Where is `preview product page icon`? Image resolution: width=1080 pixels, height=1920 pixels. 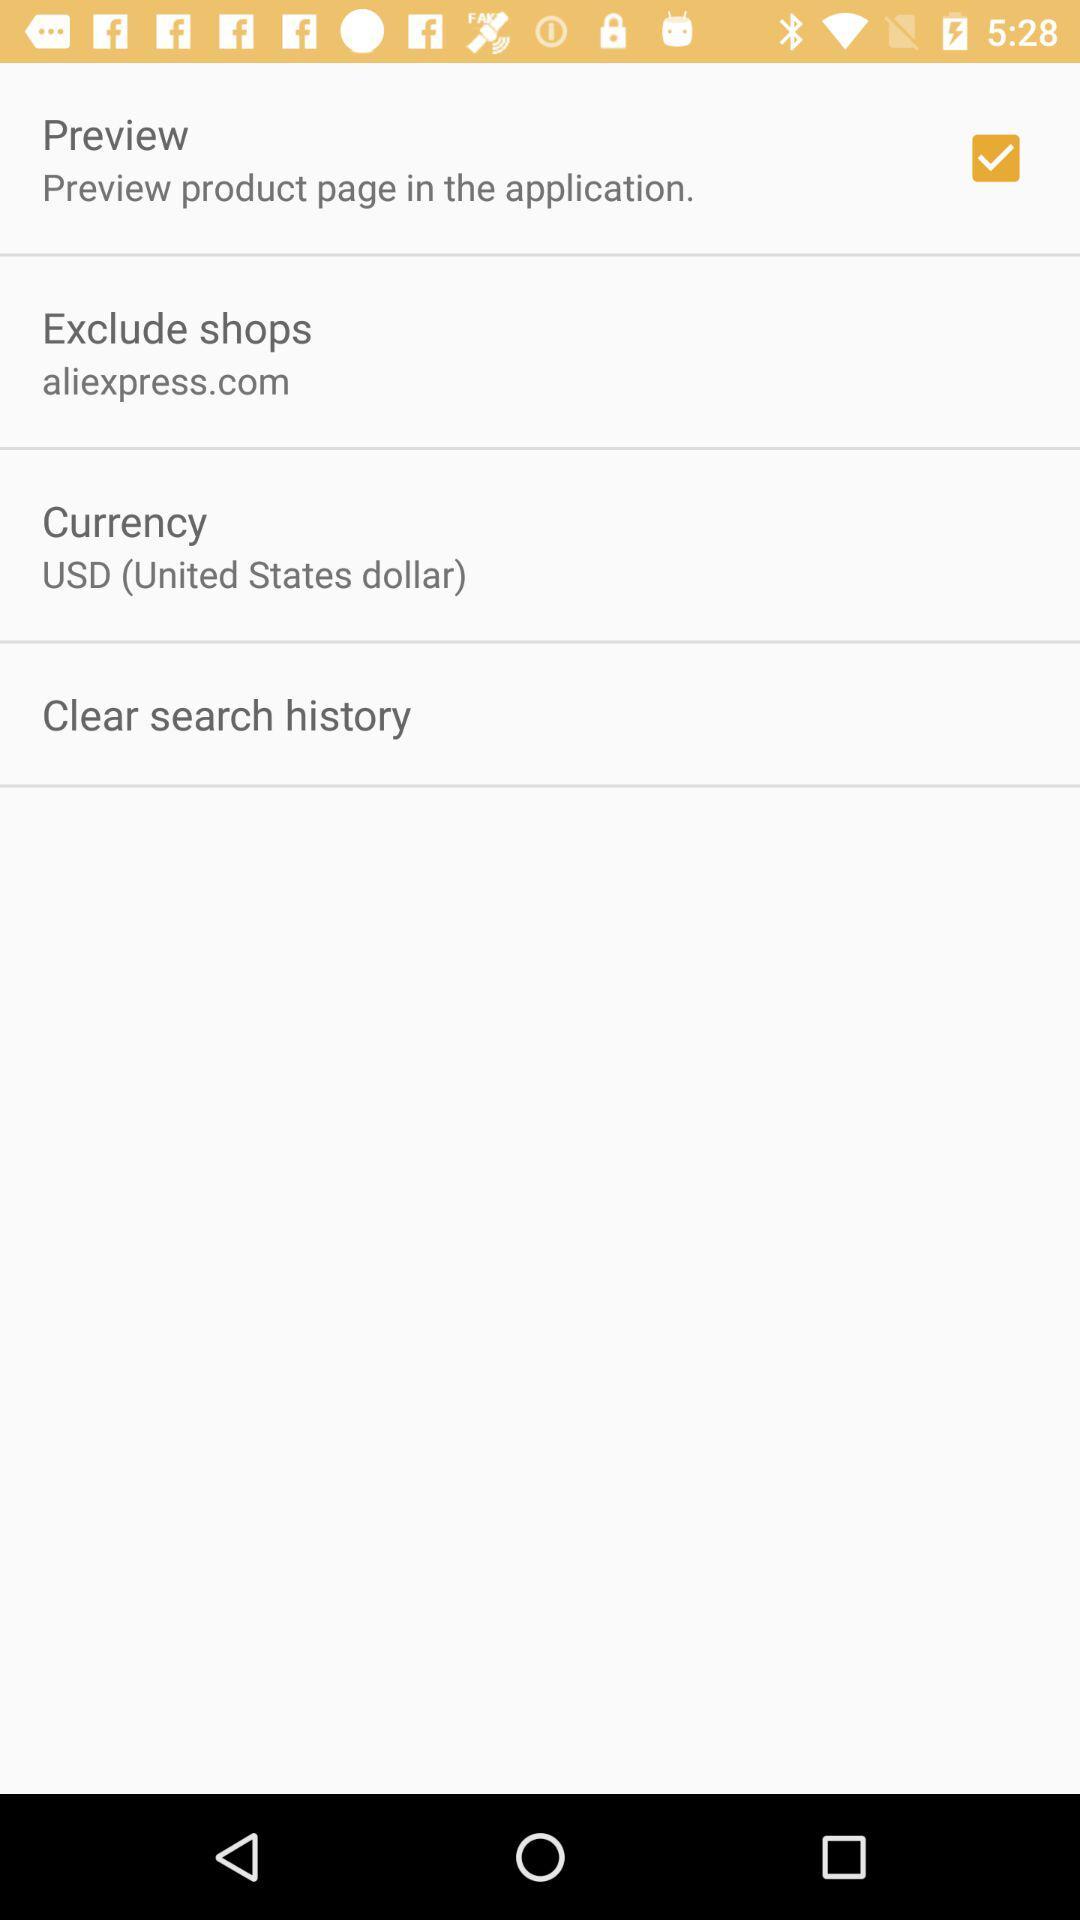
preview product page icon is located at coordinates (368, 186).